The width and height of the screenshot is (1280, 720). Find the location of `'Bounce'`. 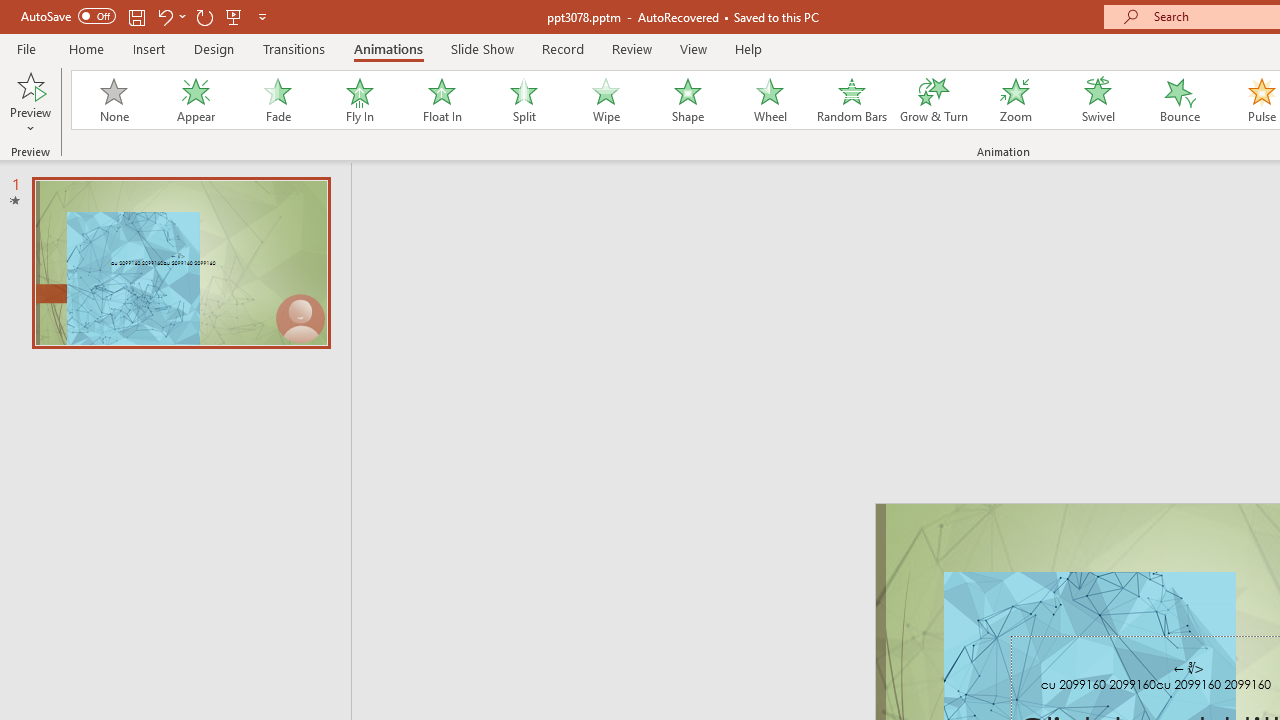

'Bounce' is located at coordinates (1180, 100).